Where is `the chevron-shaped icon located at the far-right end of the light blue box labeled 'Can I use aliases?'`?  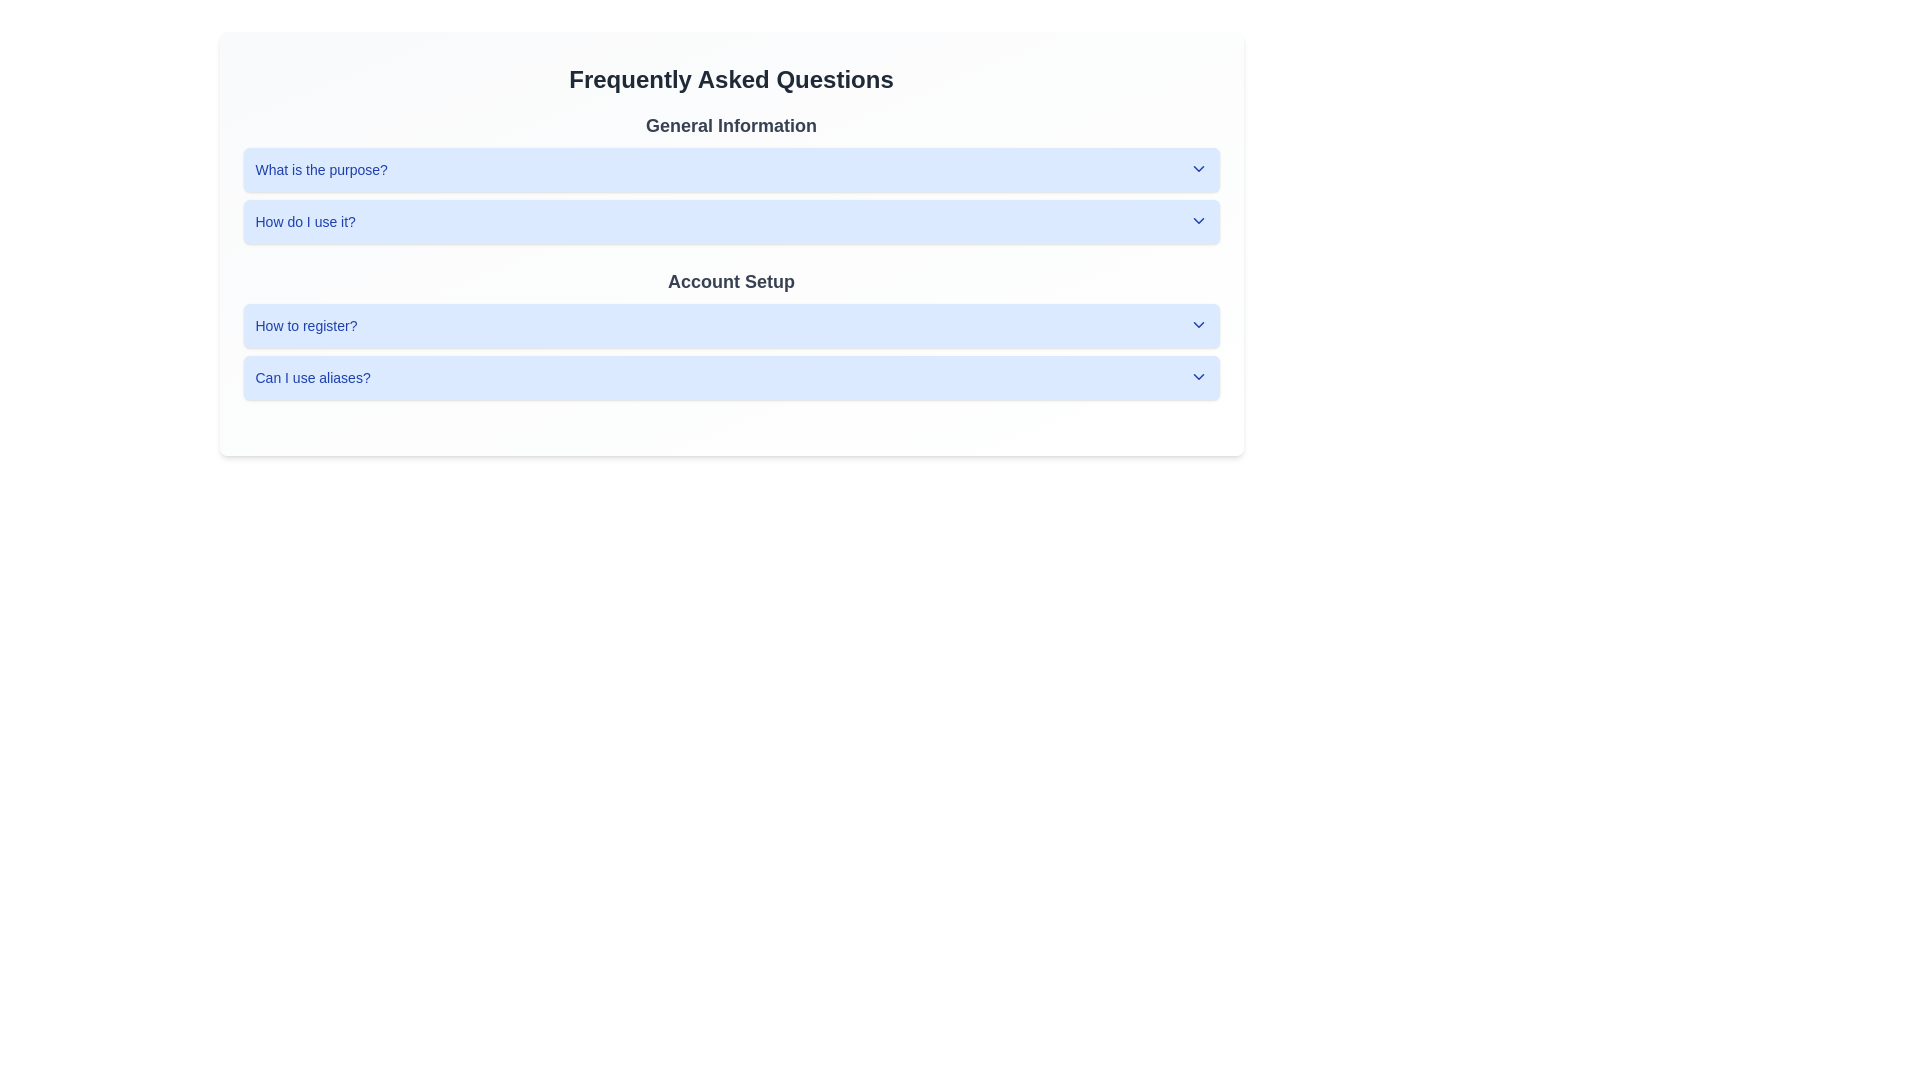
the chevron-shaped icon located at the far-right end of the light blue box labeled 'Can I use aliases?' is located at coordinates (1198, 377).